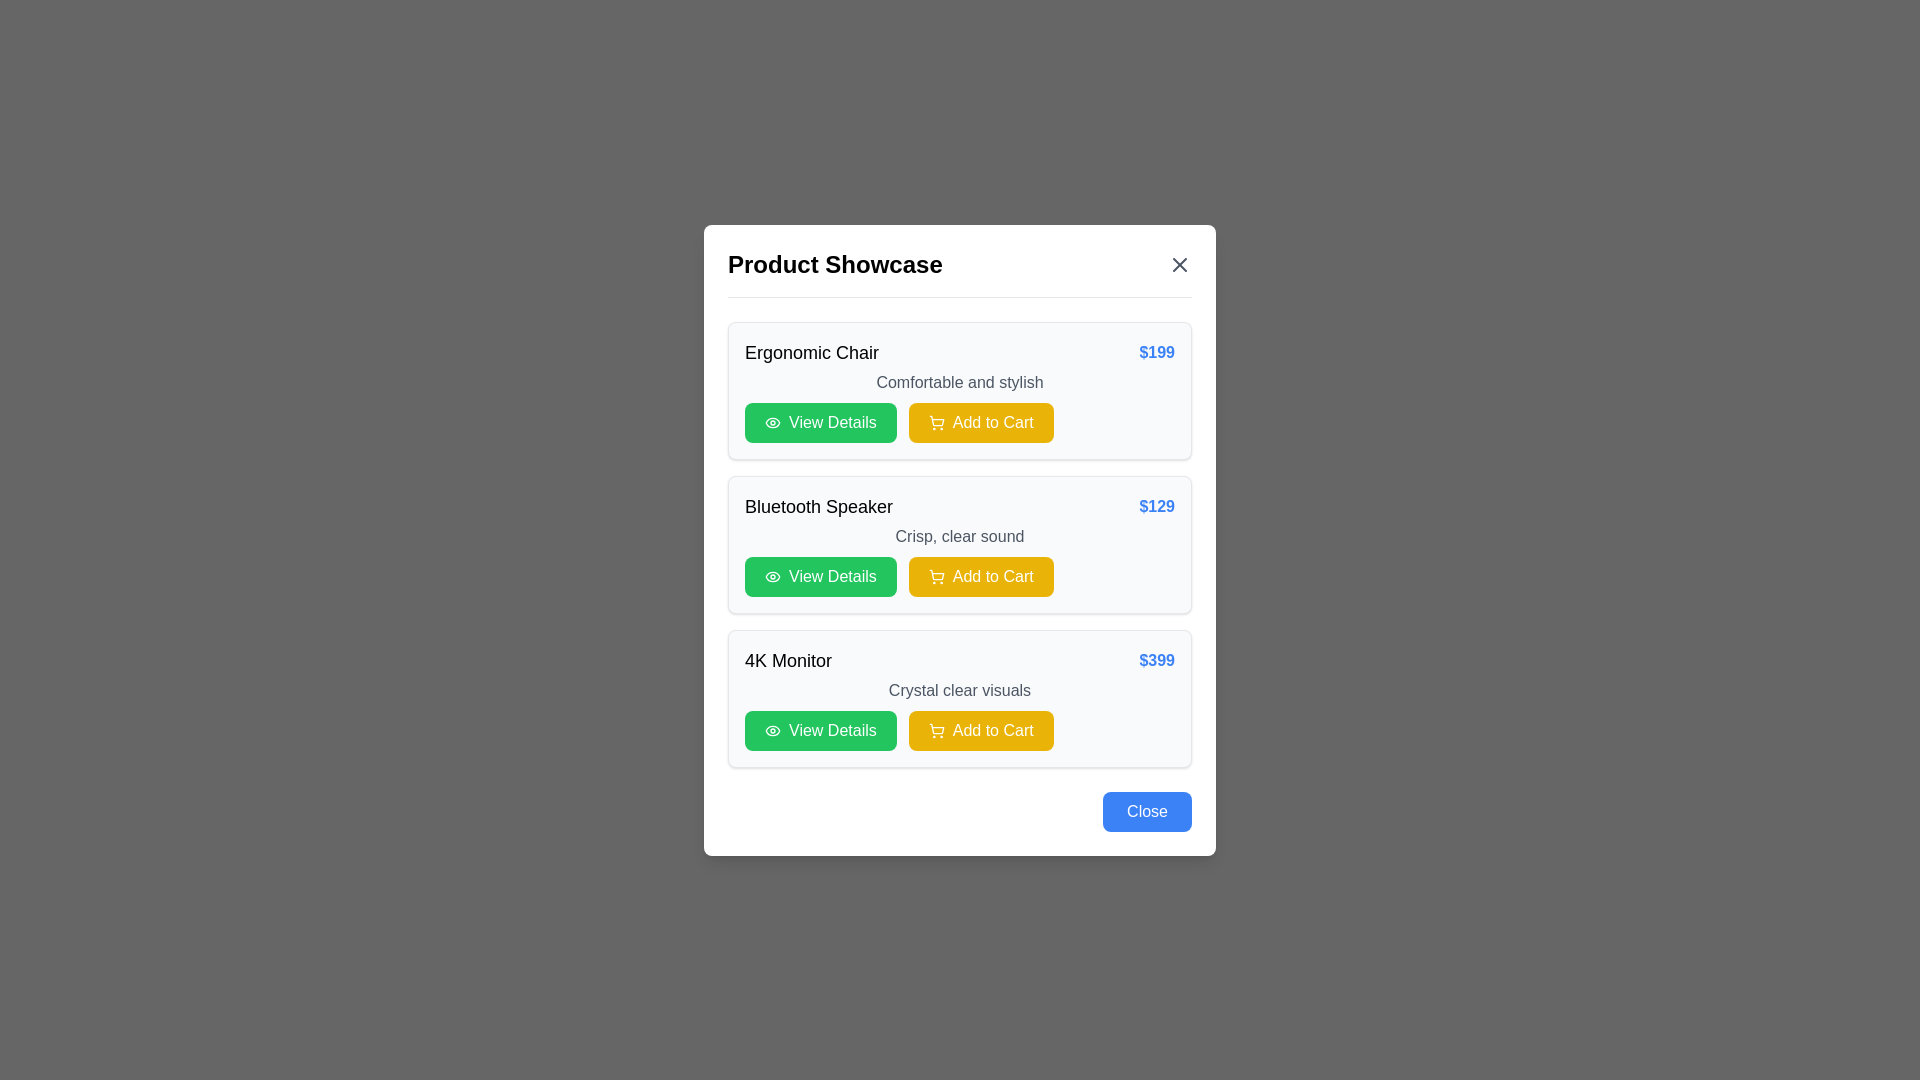  I want to click on the 'Ergonomic Chair' text label, which serves as the title for the product entry, so click(811, 351).